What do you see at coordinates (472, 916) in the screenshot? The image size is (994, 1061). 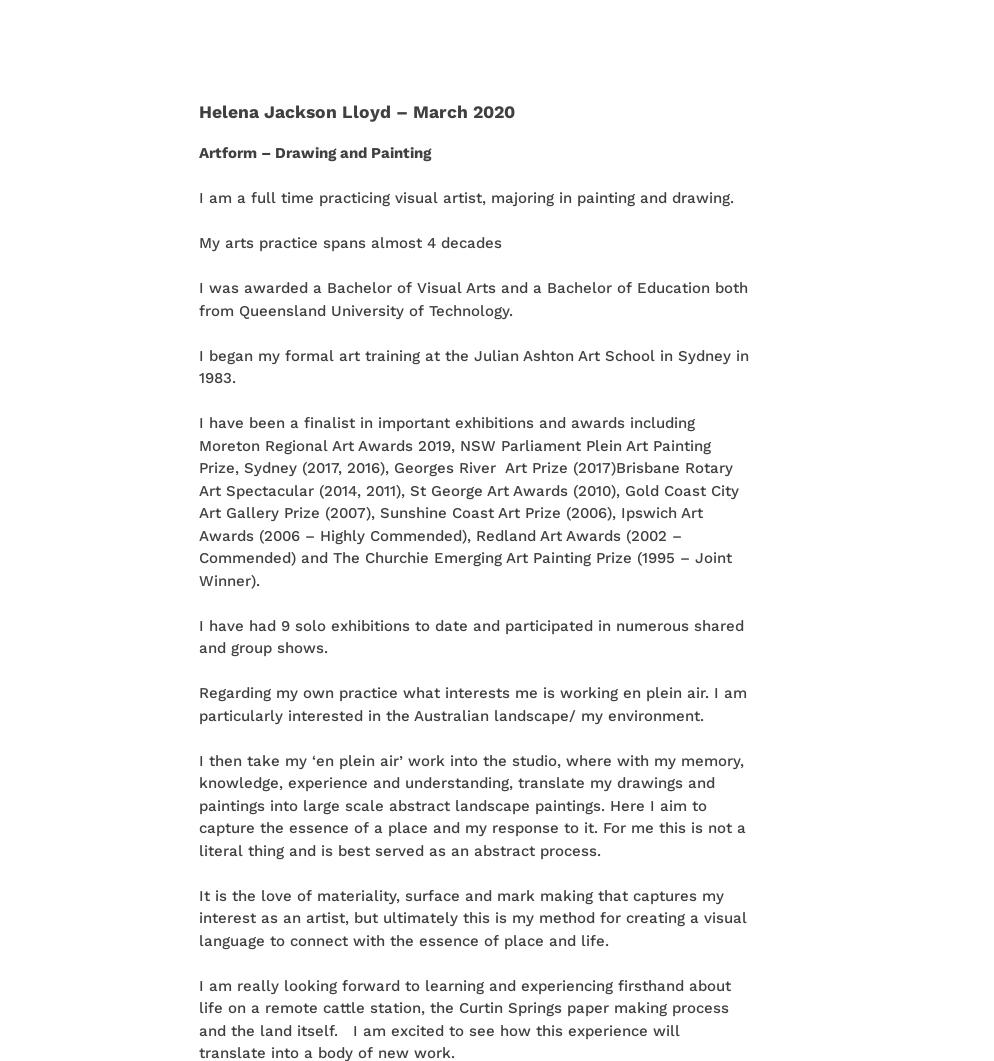 I see `'It is the love of materiality, surface and mark making that captures my interest as an artist, but ultimately this is my method for creating a visual language to connect with the essence of place and life.'` at bounding box center [472, 916].